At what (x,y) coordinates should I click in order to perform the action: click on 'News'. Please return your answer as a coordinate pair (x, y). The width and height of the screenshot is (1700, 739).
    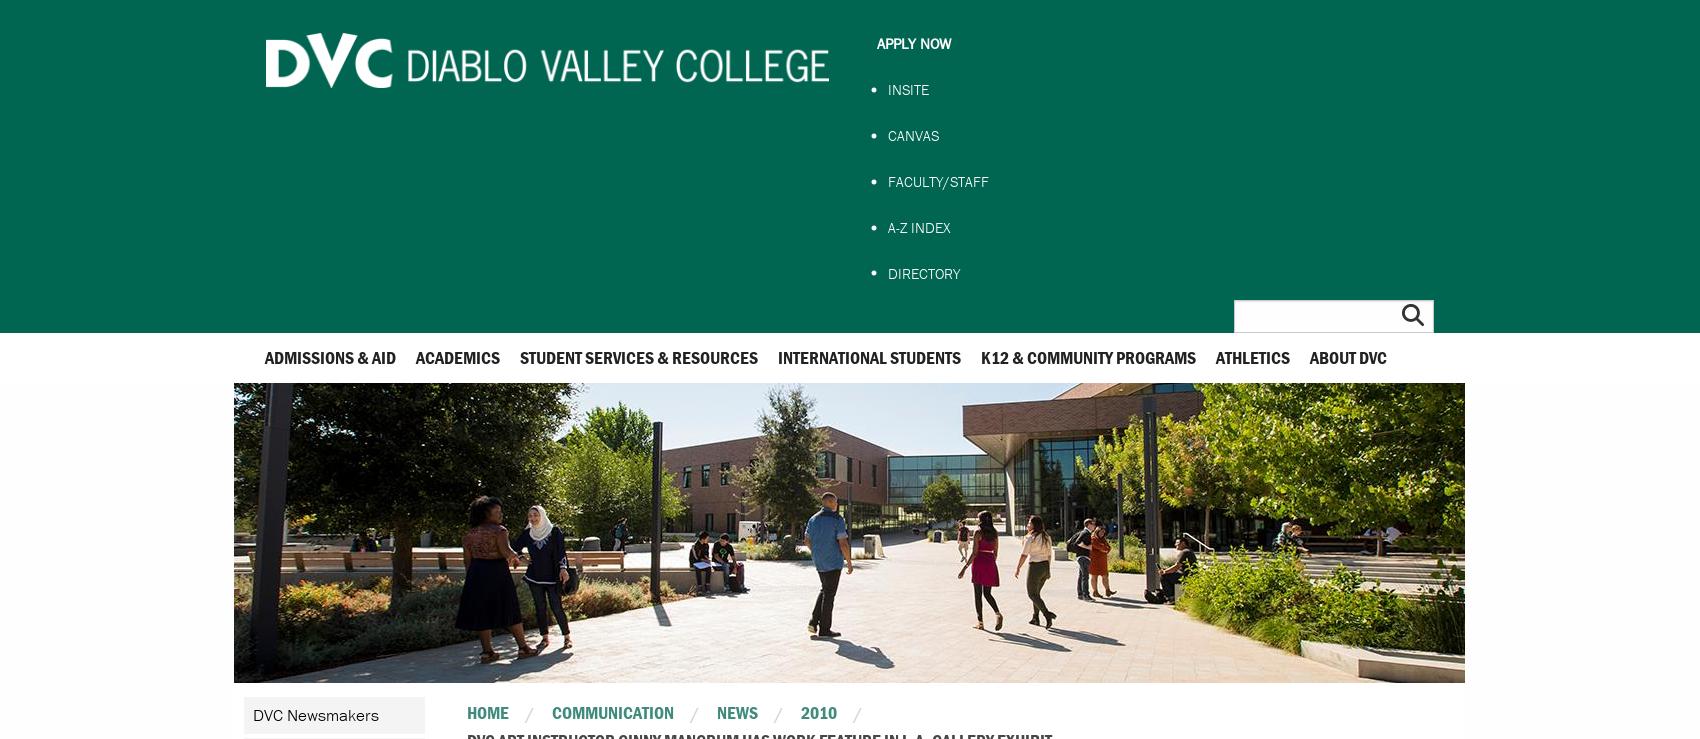
    Looking at the image, I should click on (736, 711).